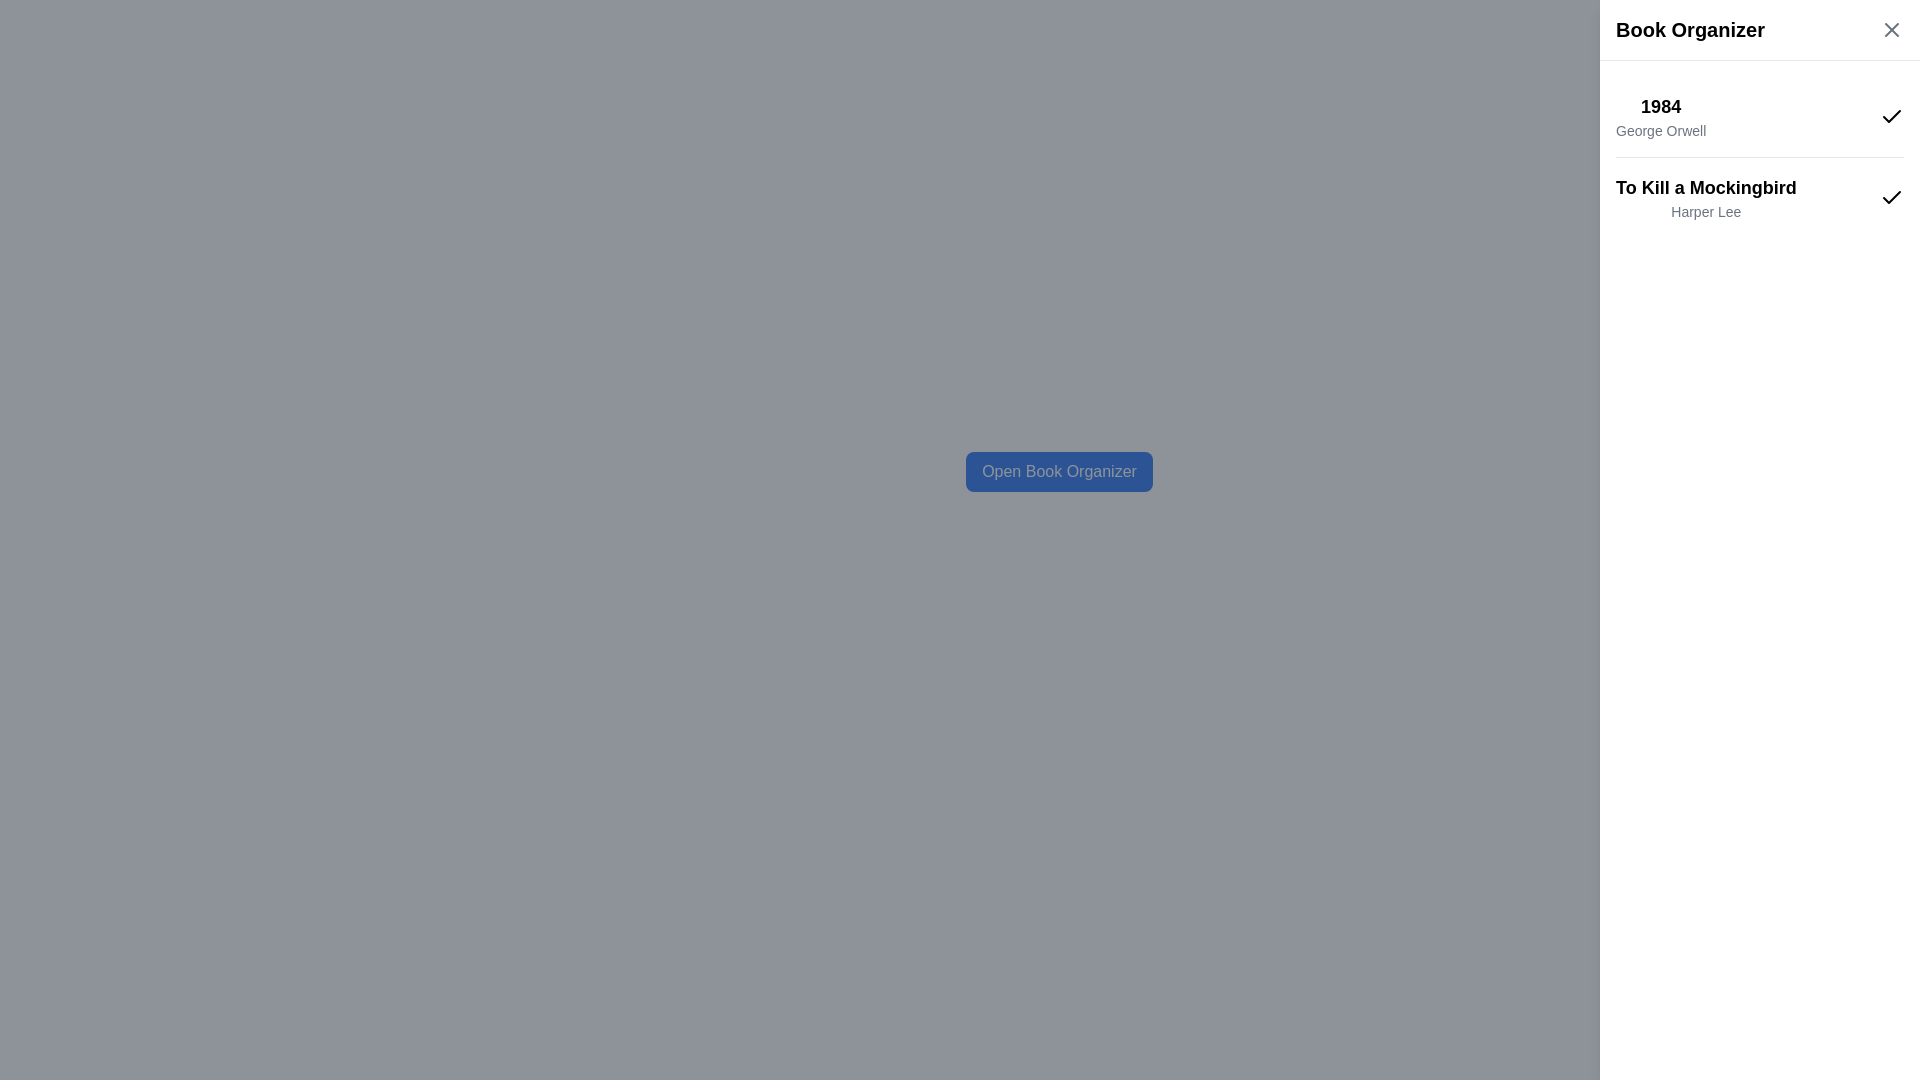 The height and width of the screenshot is (1080, 1920). Describe the element at coordinates (1704, 197) in the screenshot. I see `the text block displaying information about a specific book, located` at that location.